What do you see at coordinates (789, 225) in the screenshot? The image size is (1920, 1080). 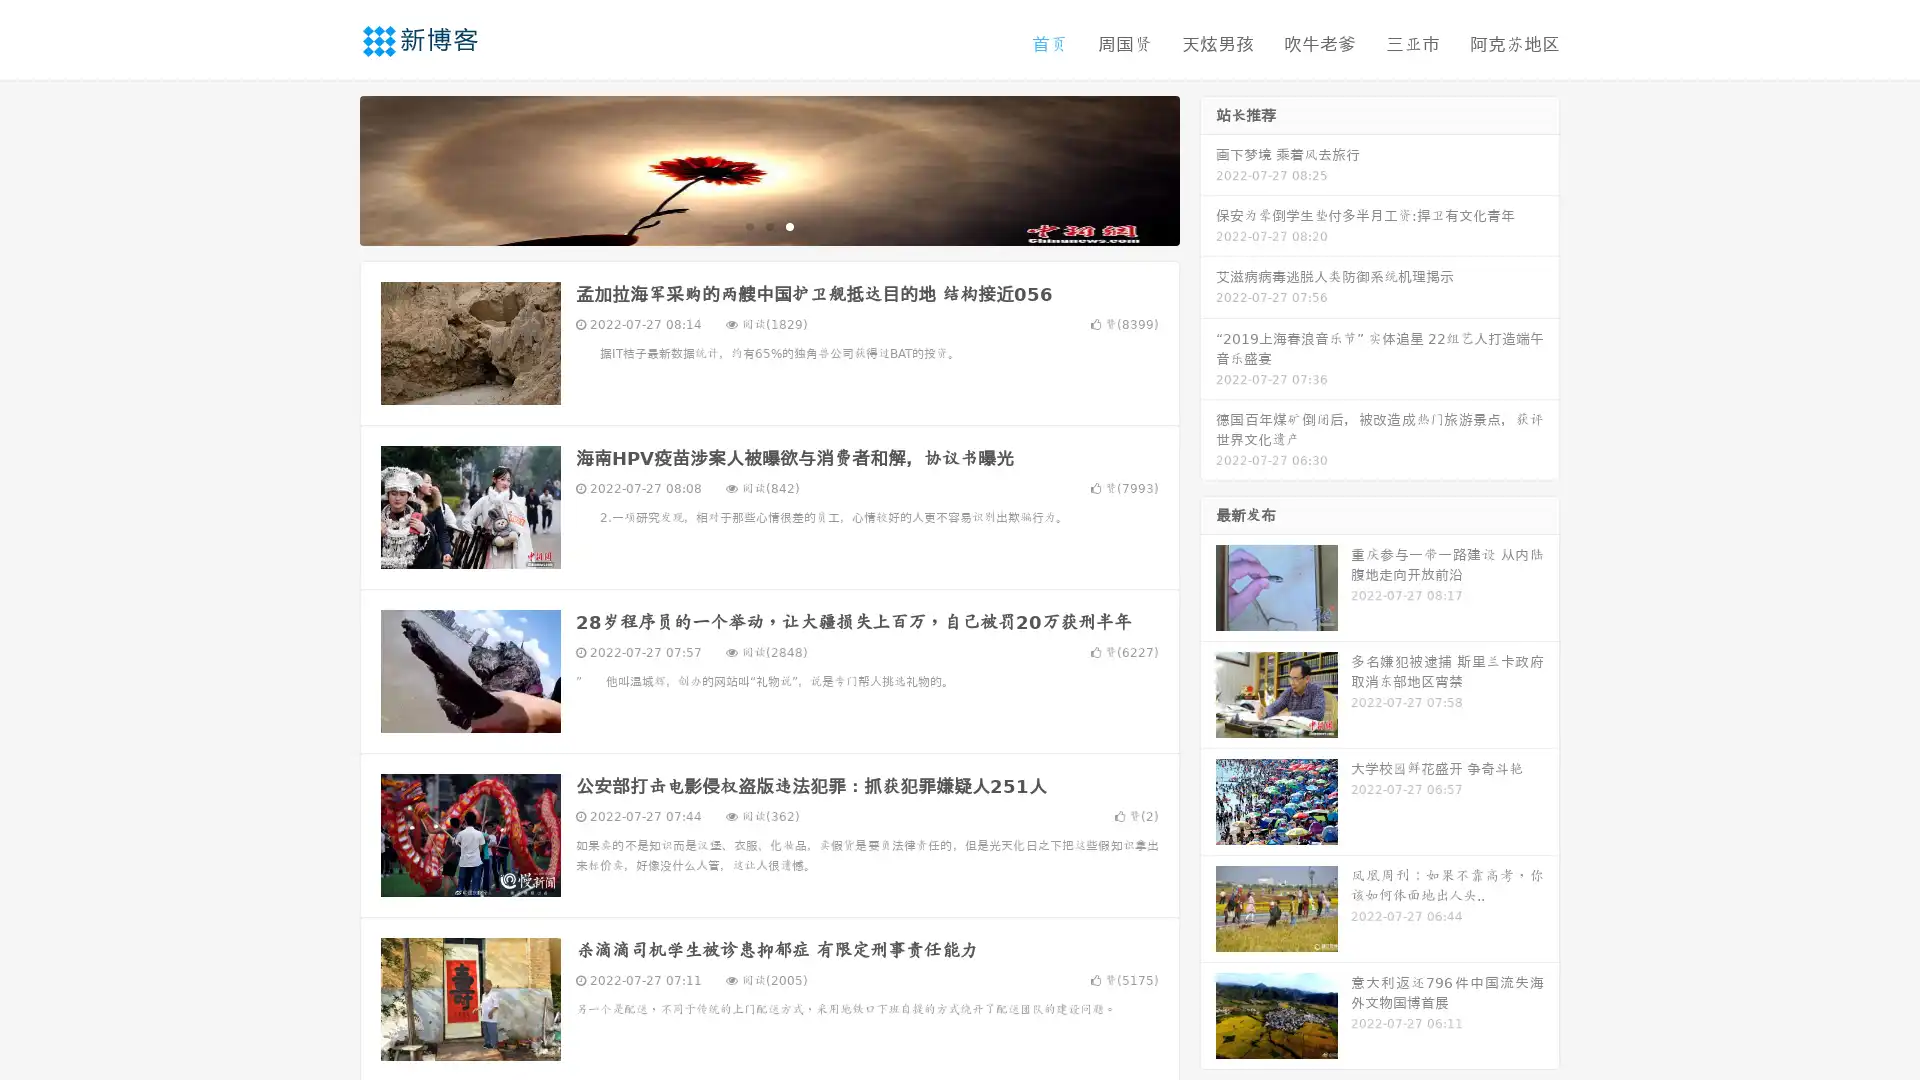 I see `Go to slide 3` at bounding box center [789, 225].